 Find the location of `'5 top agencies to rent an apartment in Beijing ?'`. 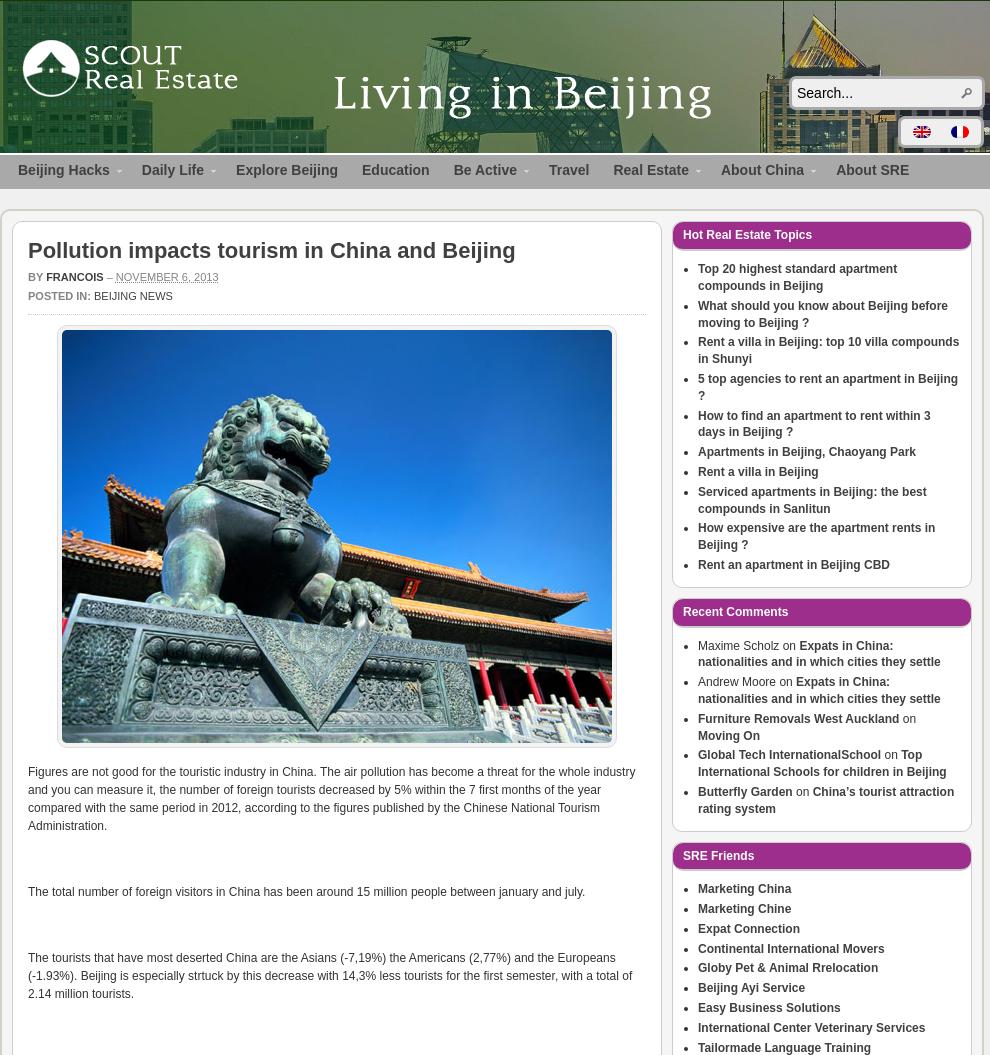

'5 top agencies to rent an apartment in Beijing ?' is located at coordinates (827, 386).